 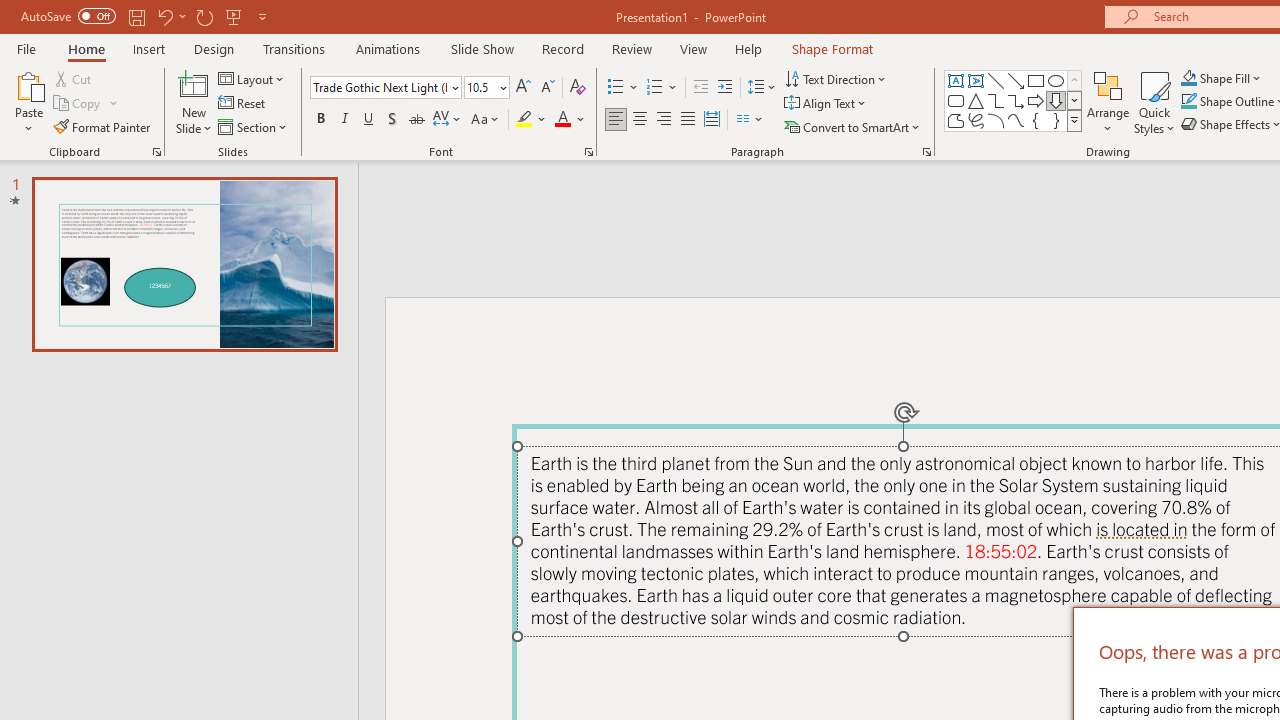 What do you see at coordinates (1189, 77) in the screenshot?
I see `'Shape Fill Aqua, Accent 2'` at bounding box center [1189, 77].